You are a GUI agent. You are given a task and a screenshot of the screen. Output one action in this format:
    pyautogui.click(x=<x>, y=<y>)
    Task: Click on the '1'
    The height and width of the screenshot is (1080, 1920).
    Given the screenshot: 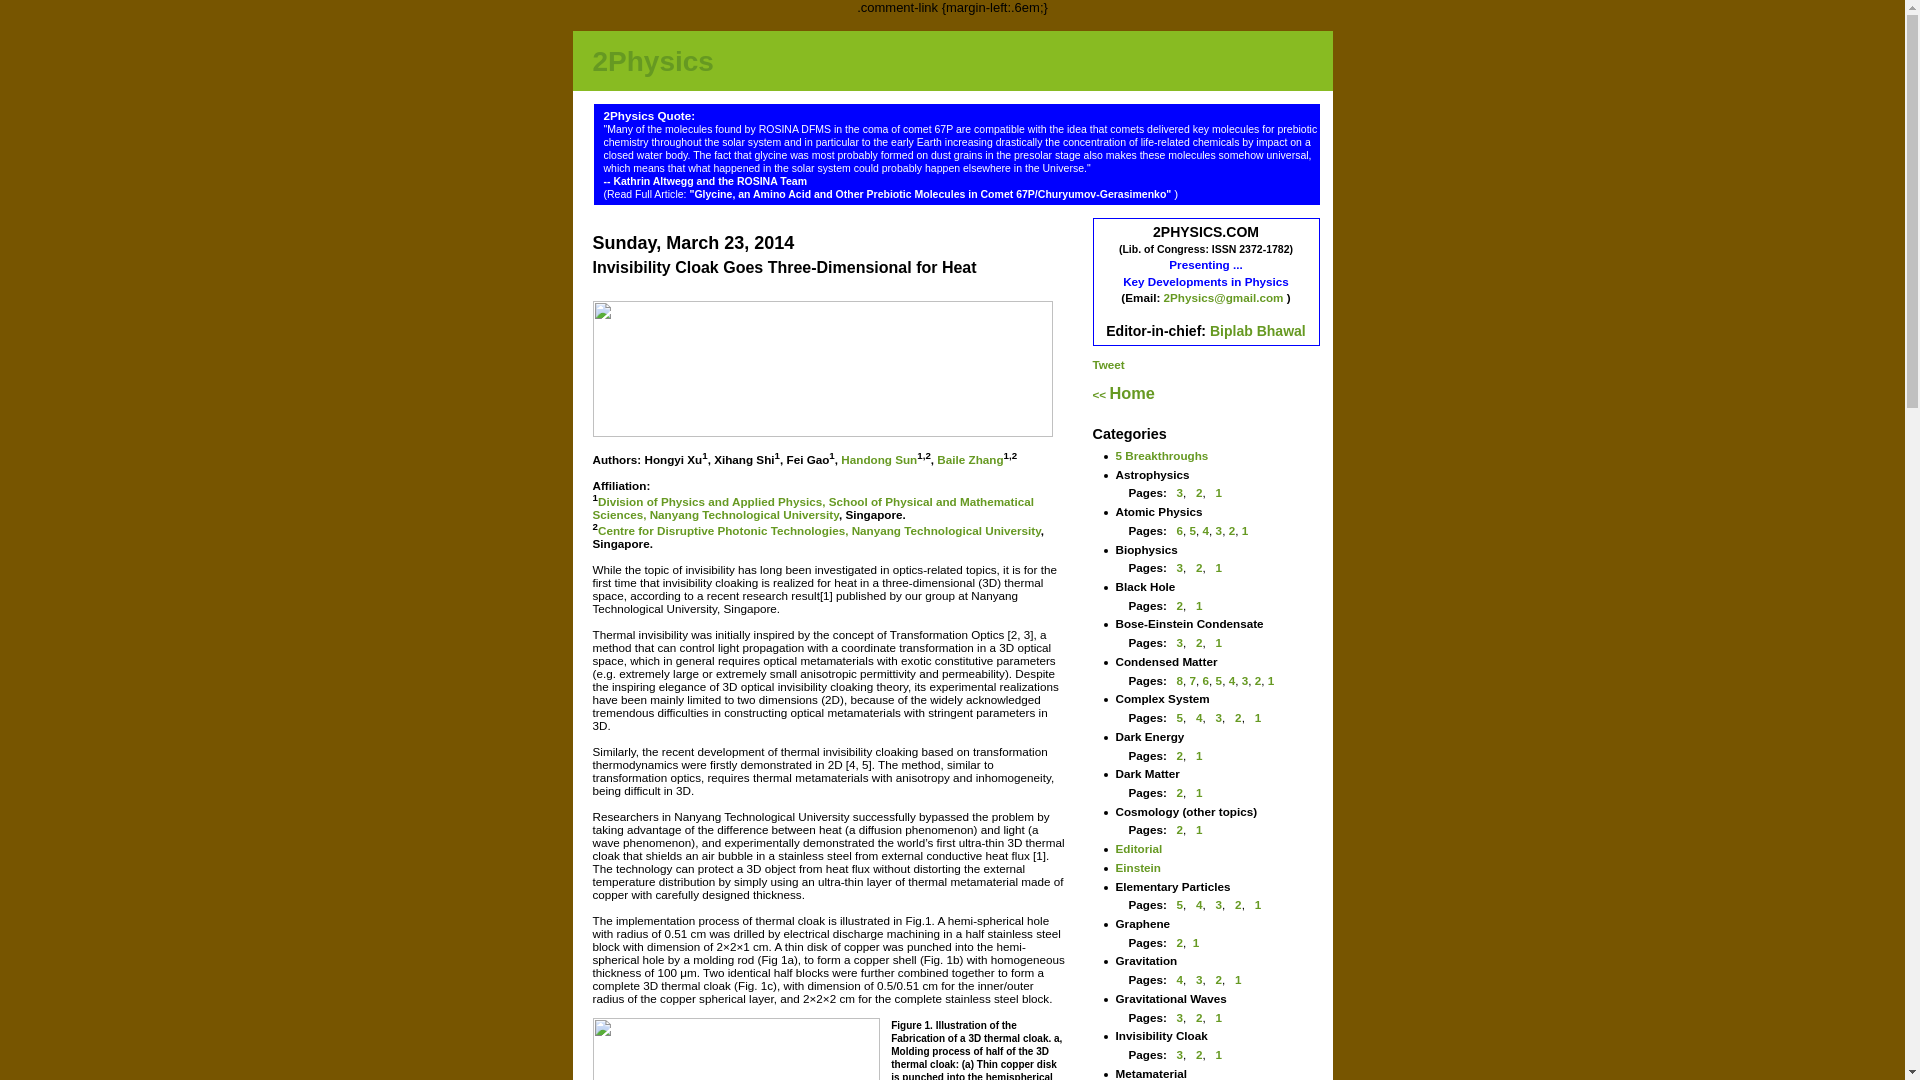 What is the action you would take?
    pyautogui.click(x=1266, y=679)
    